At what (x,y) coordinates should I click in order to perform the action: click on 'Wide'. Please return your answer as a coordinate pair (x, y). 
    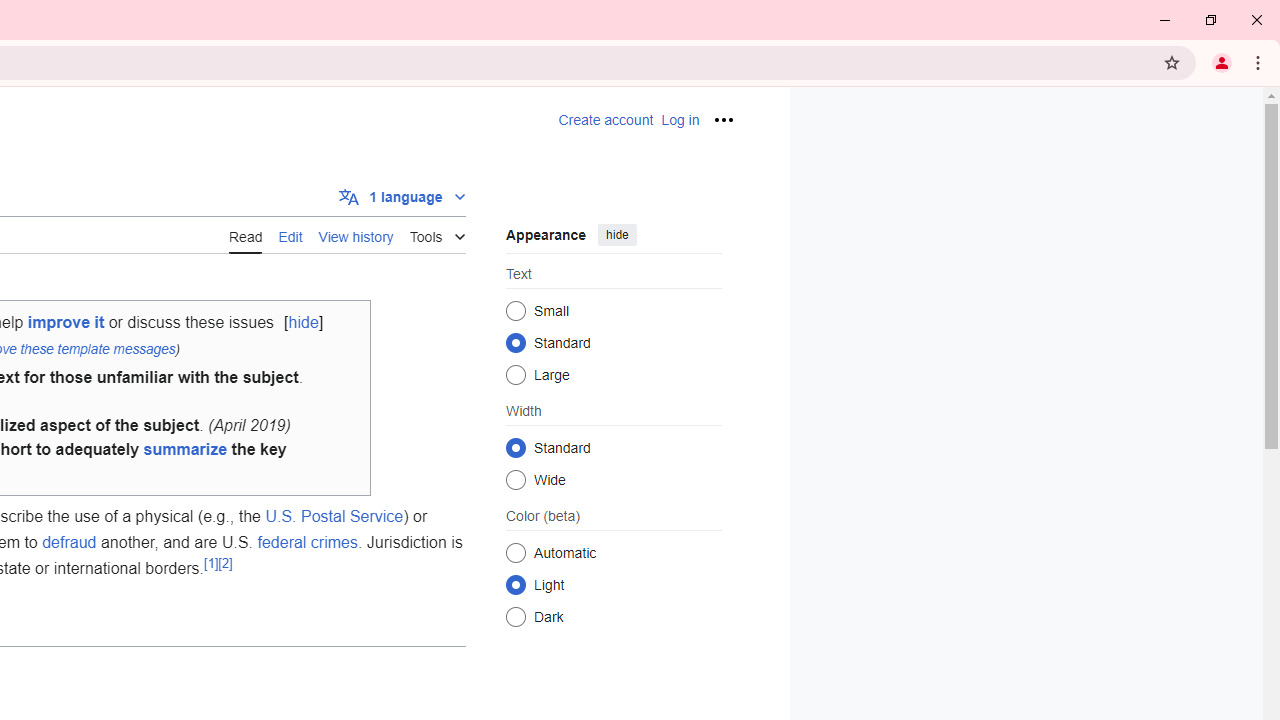
    Looking at the image, I should click on (515, 479).